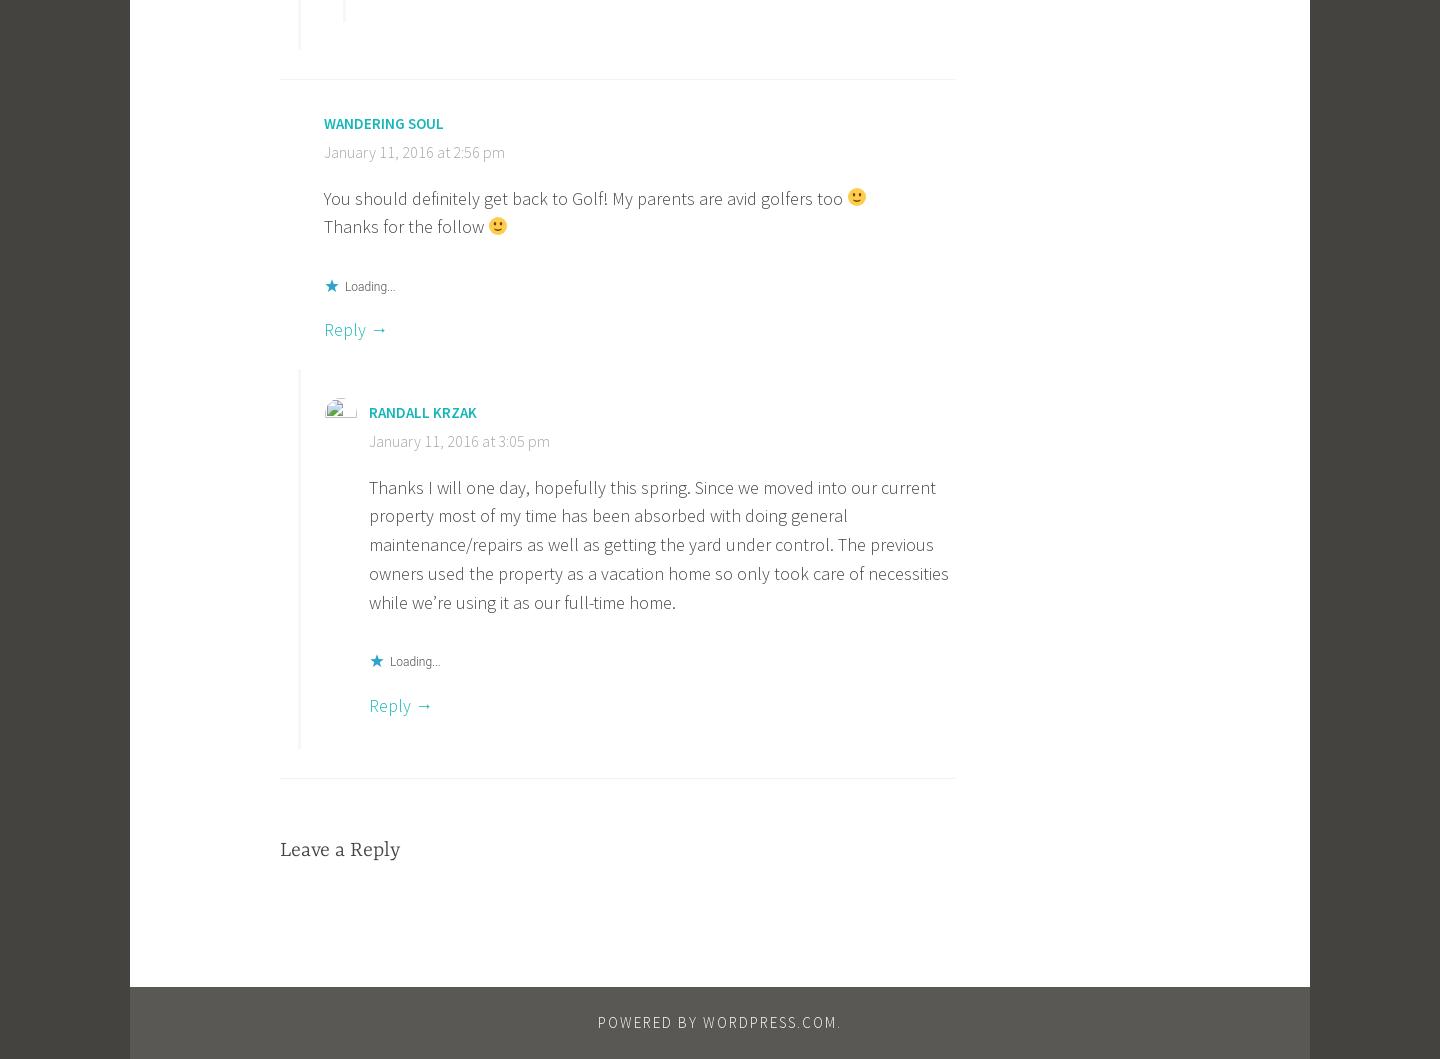  I want to click on 'You should definitely get back to Golf! My parents are avid golfers too', so click(585, 196).